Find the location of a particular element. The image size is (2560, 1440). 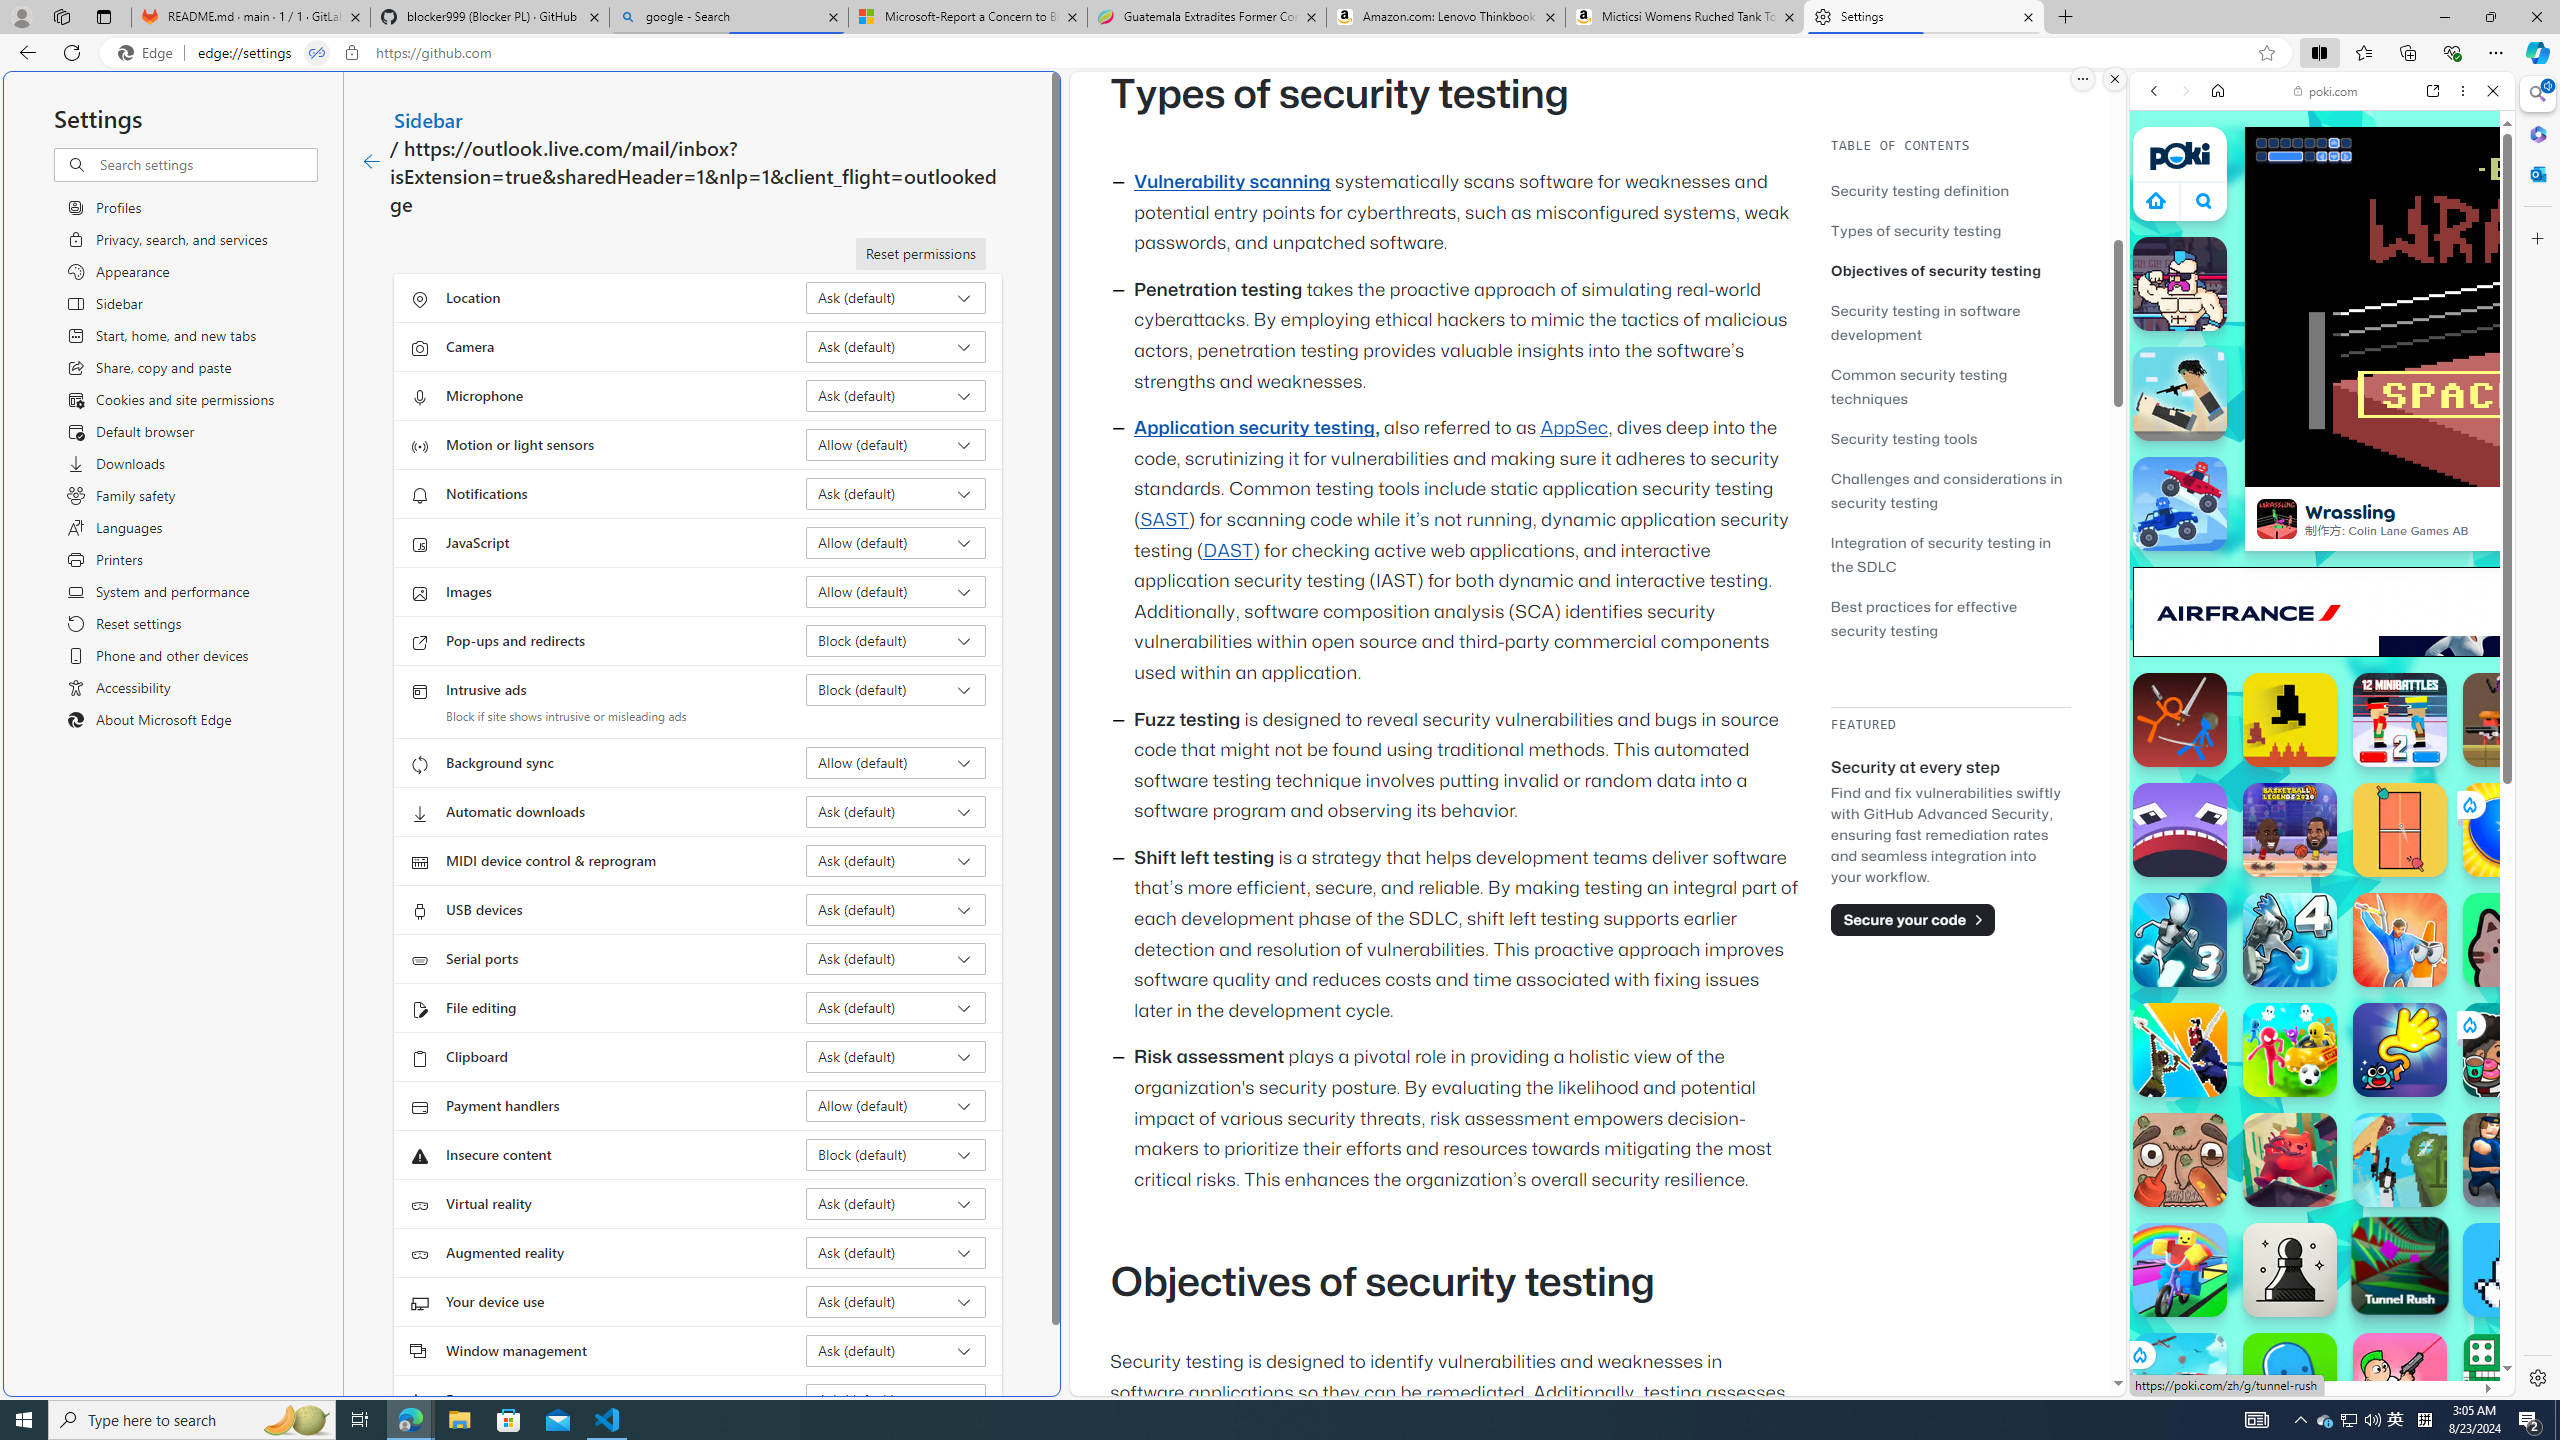

'Tunnel Rush' is located at coordinates (2400, 1264).